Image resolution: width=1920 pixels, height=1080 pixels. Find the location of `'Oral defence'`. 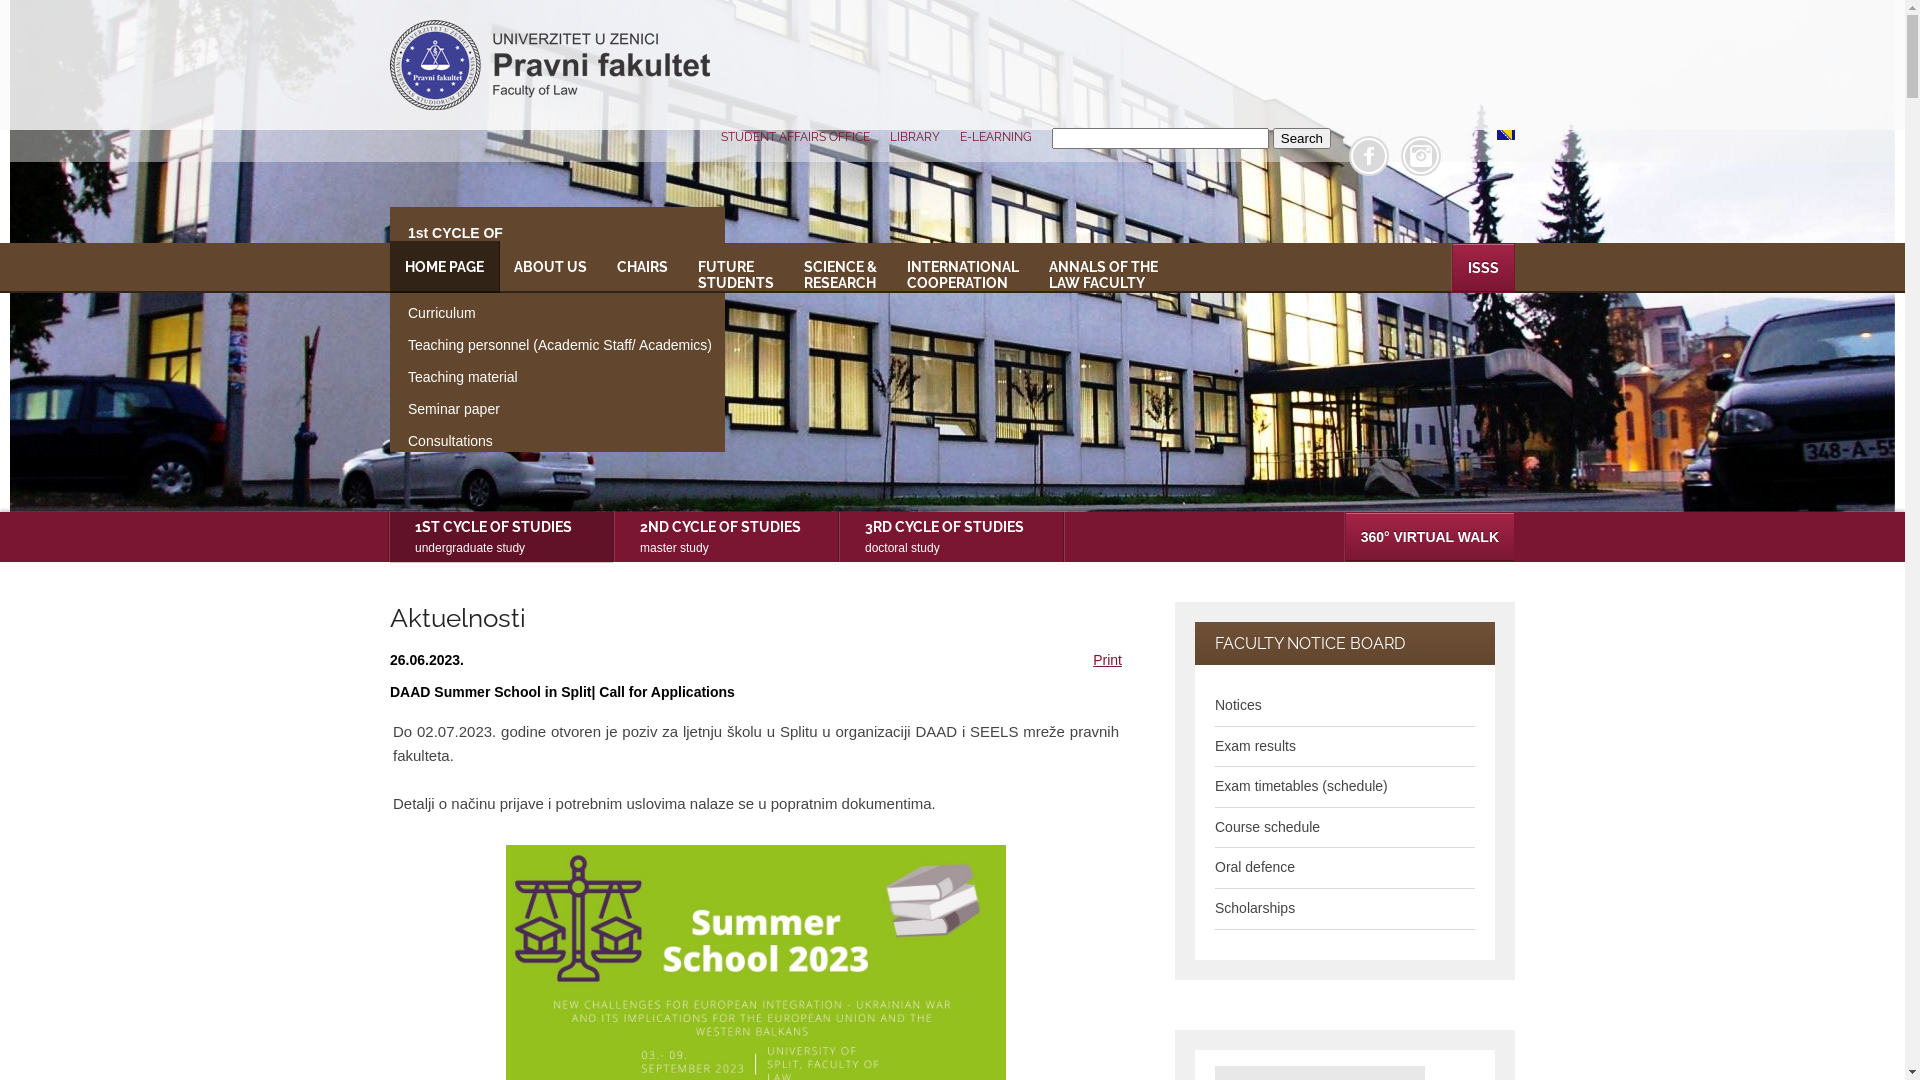

'Oral defence' is located at coordinates (1253, 866).